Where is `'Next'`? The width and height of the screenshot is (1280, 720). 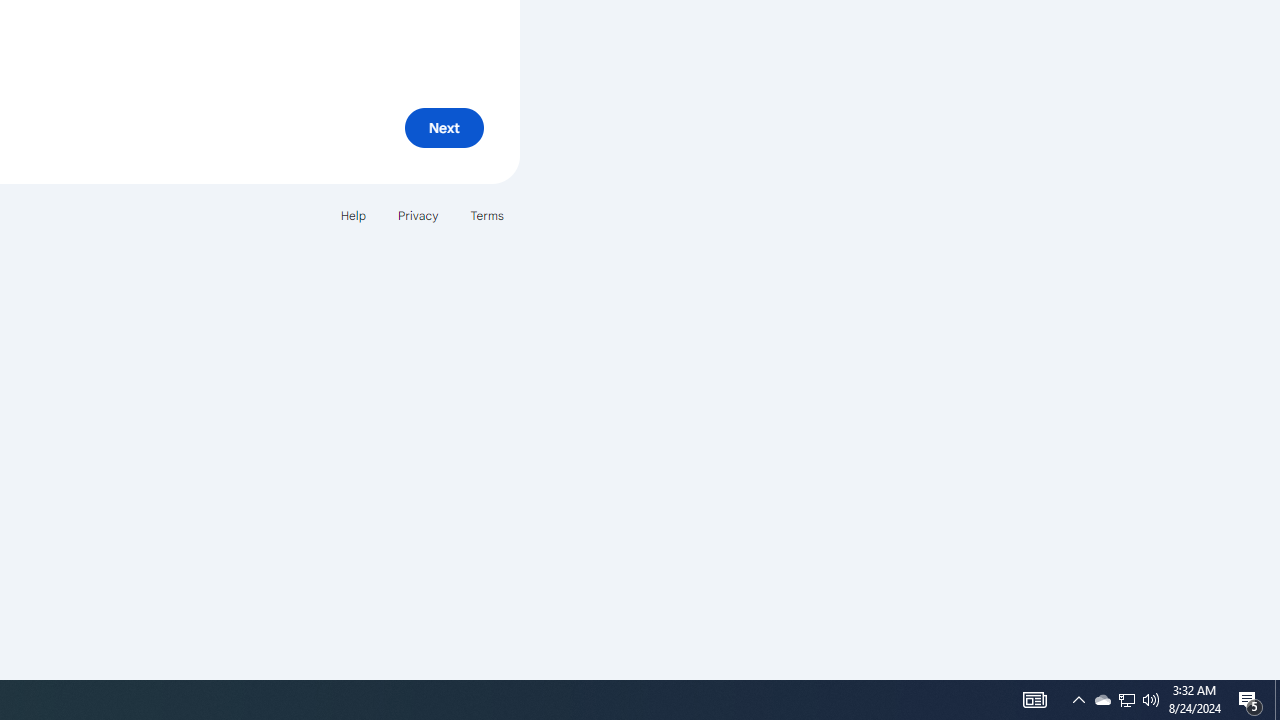
'Next' is located at coordinates (443, 127).